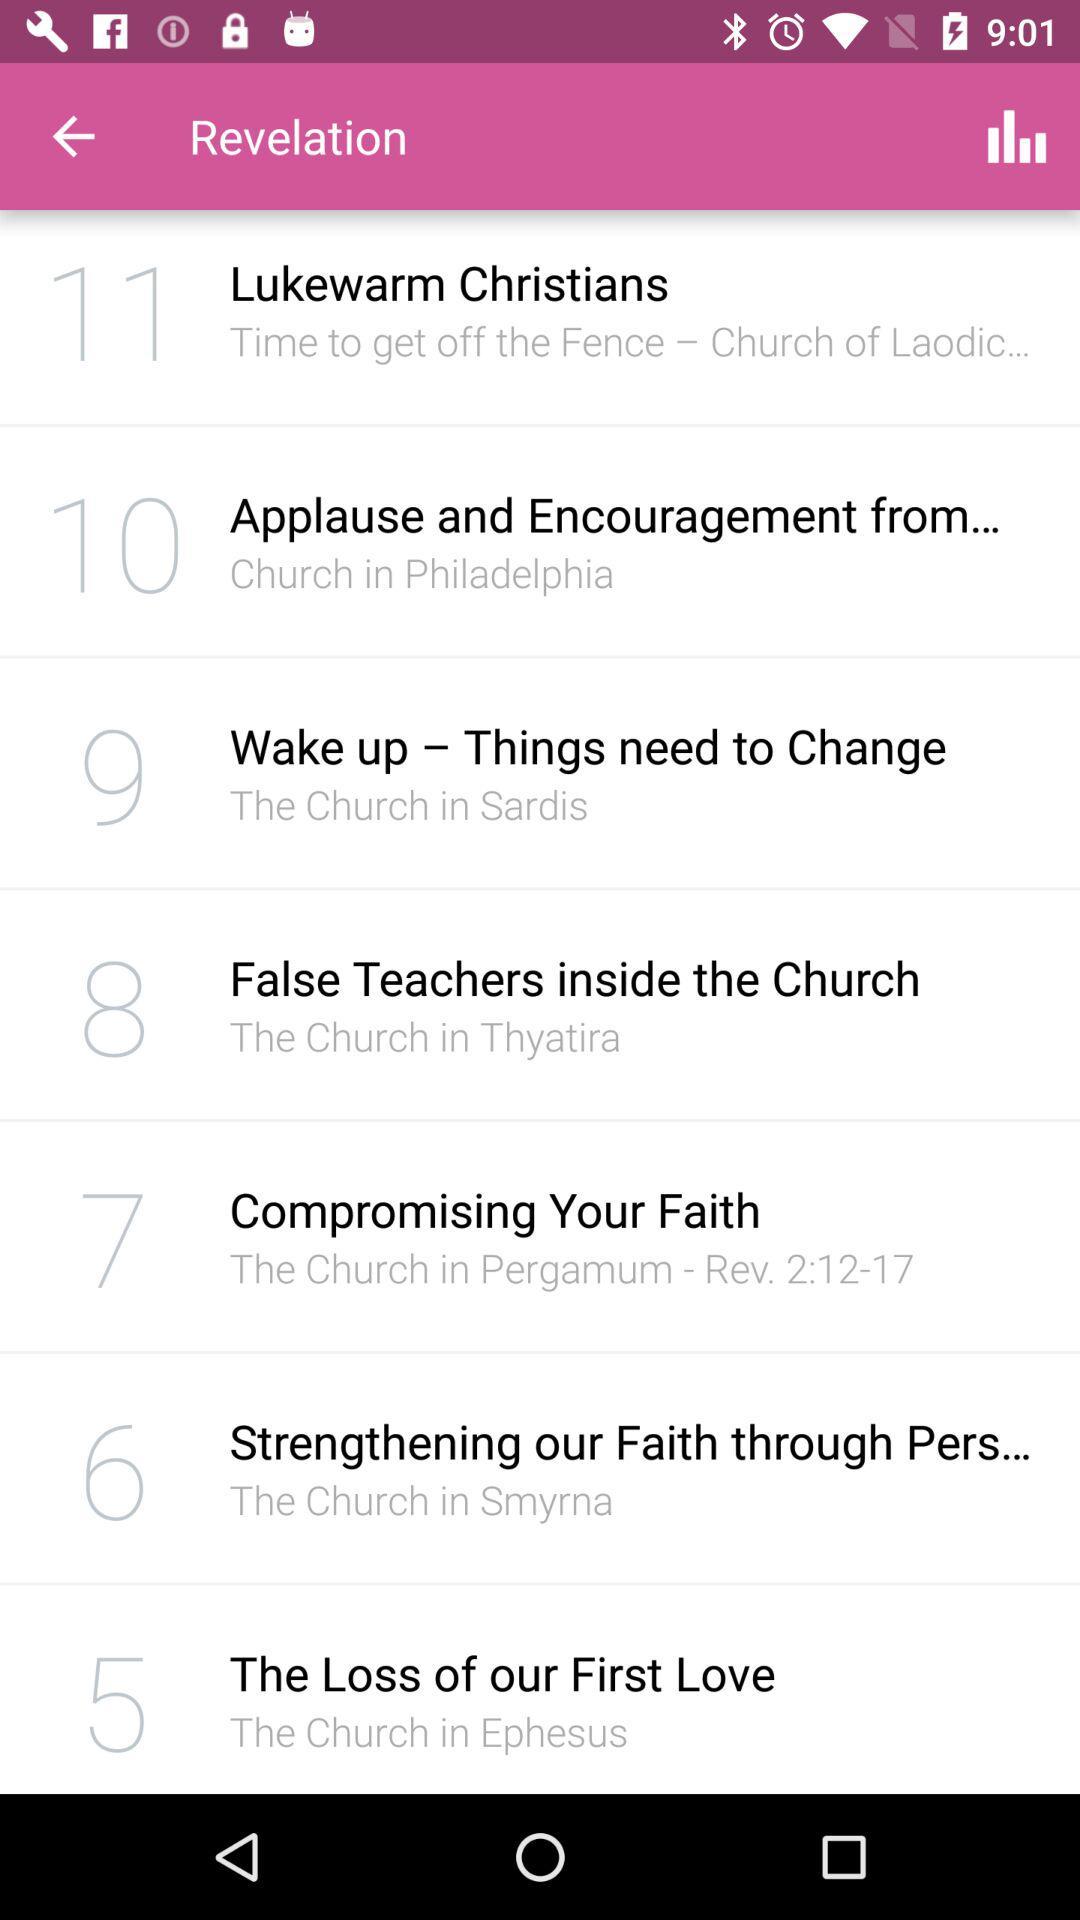 This screenshot has height=1920, width=1080. Describe the element at coordinates (114, 315) in the screenshot. I see `the 11 icon` at that location.